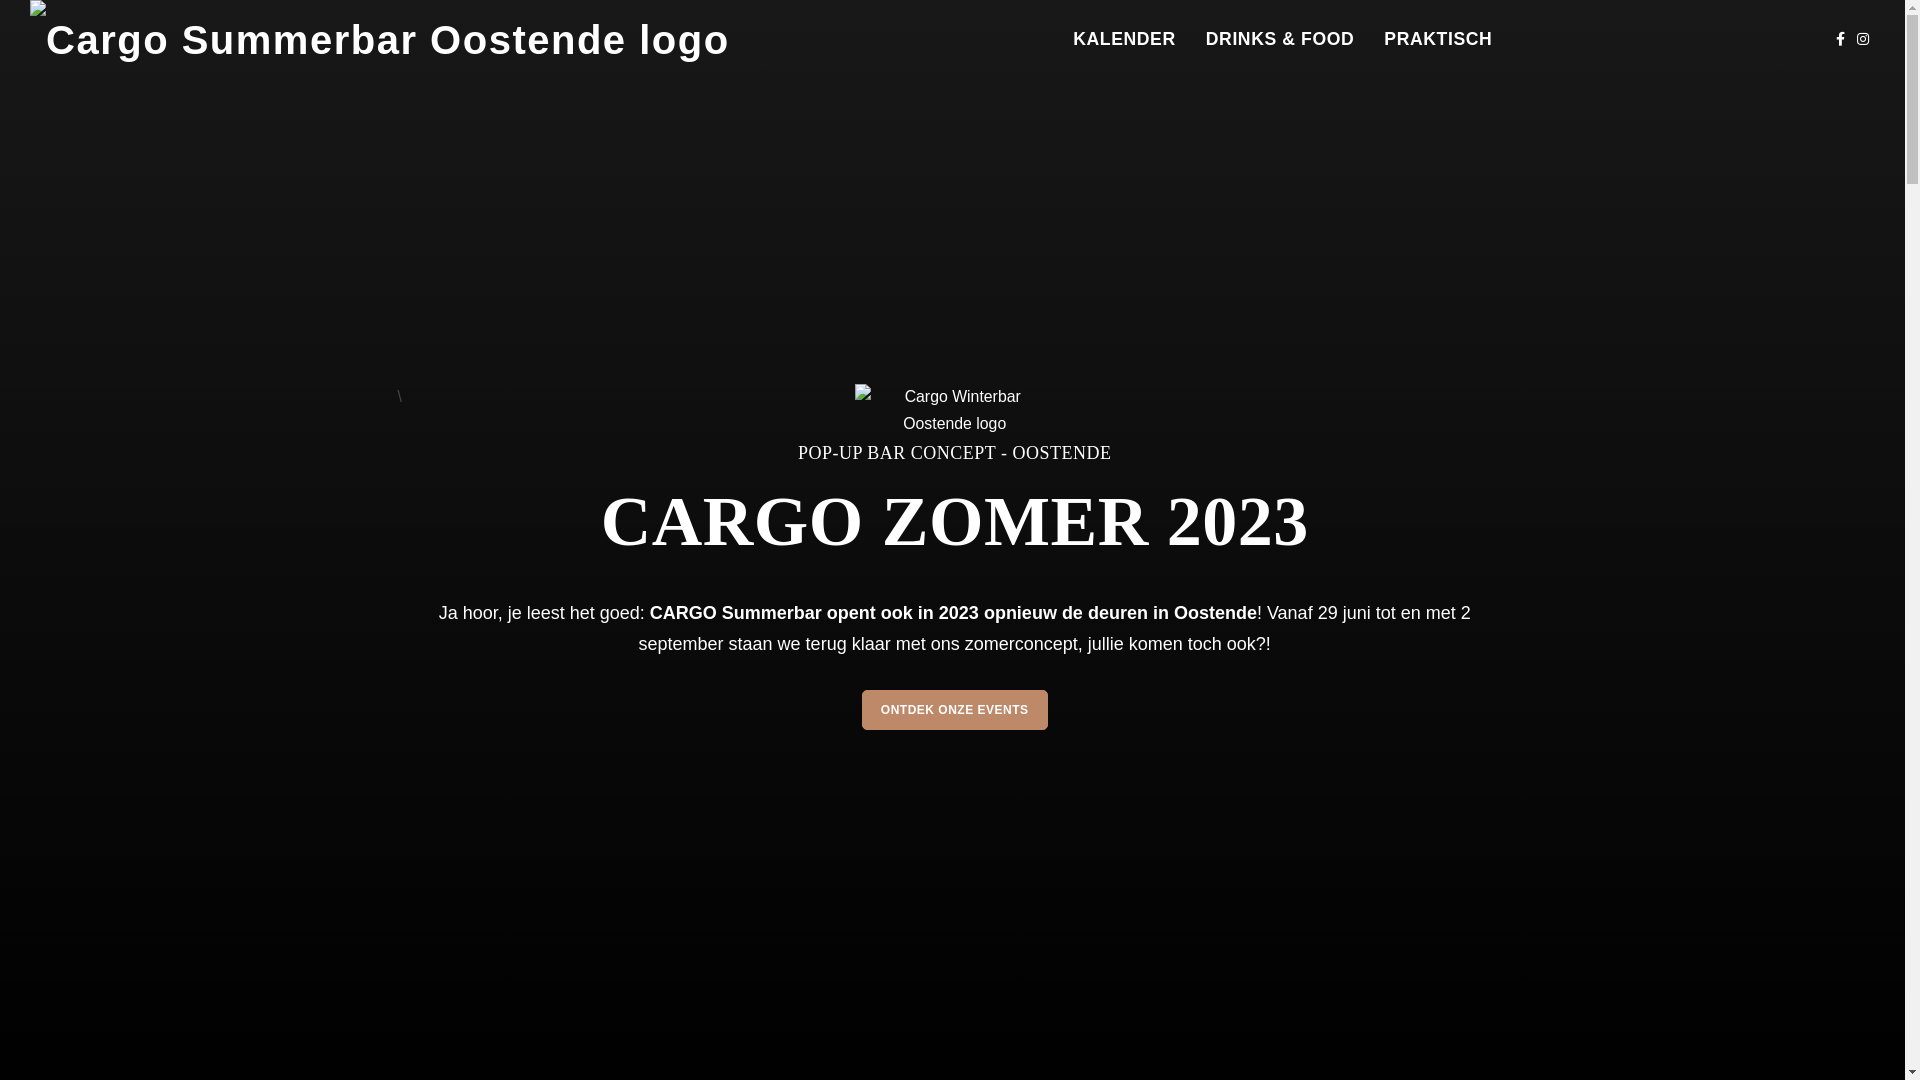 The image size is (1920, 1080). I want to click on 'KALENDER', so click(1124, 38).